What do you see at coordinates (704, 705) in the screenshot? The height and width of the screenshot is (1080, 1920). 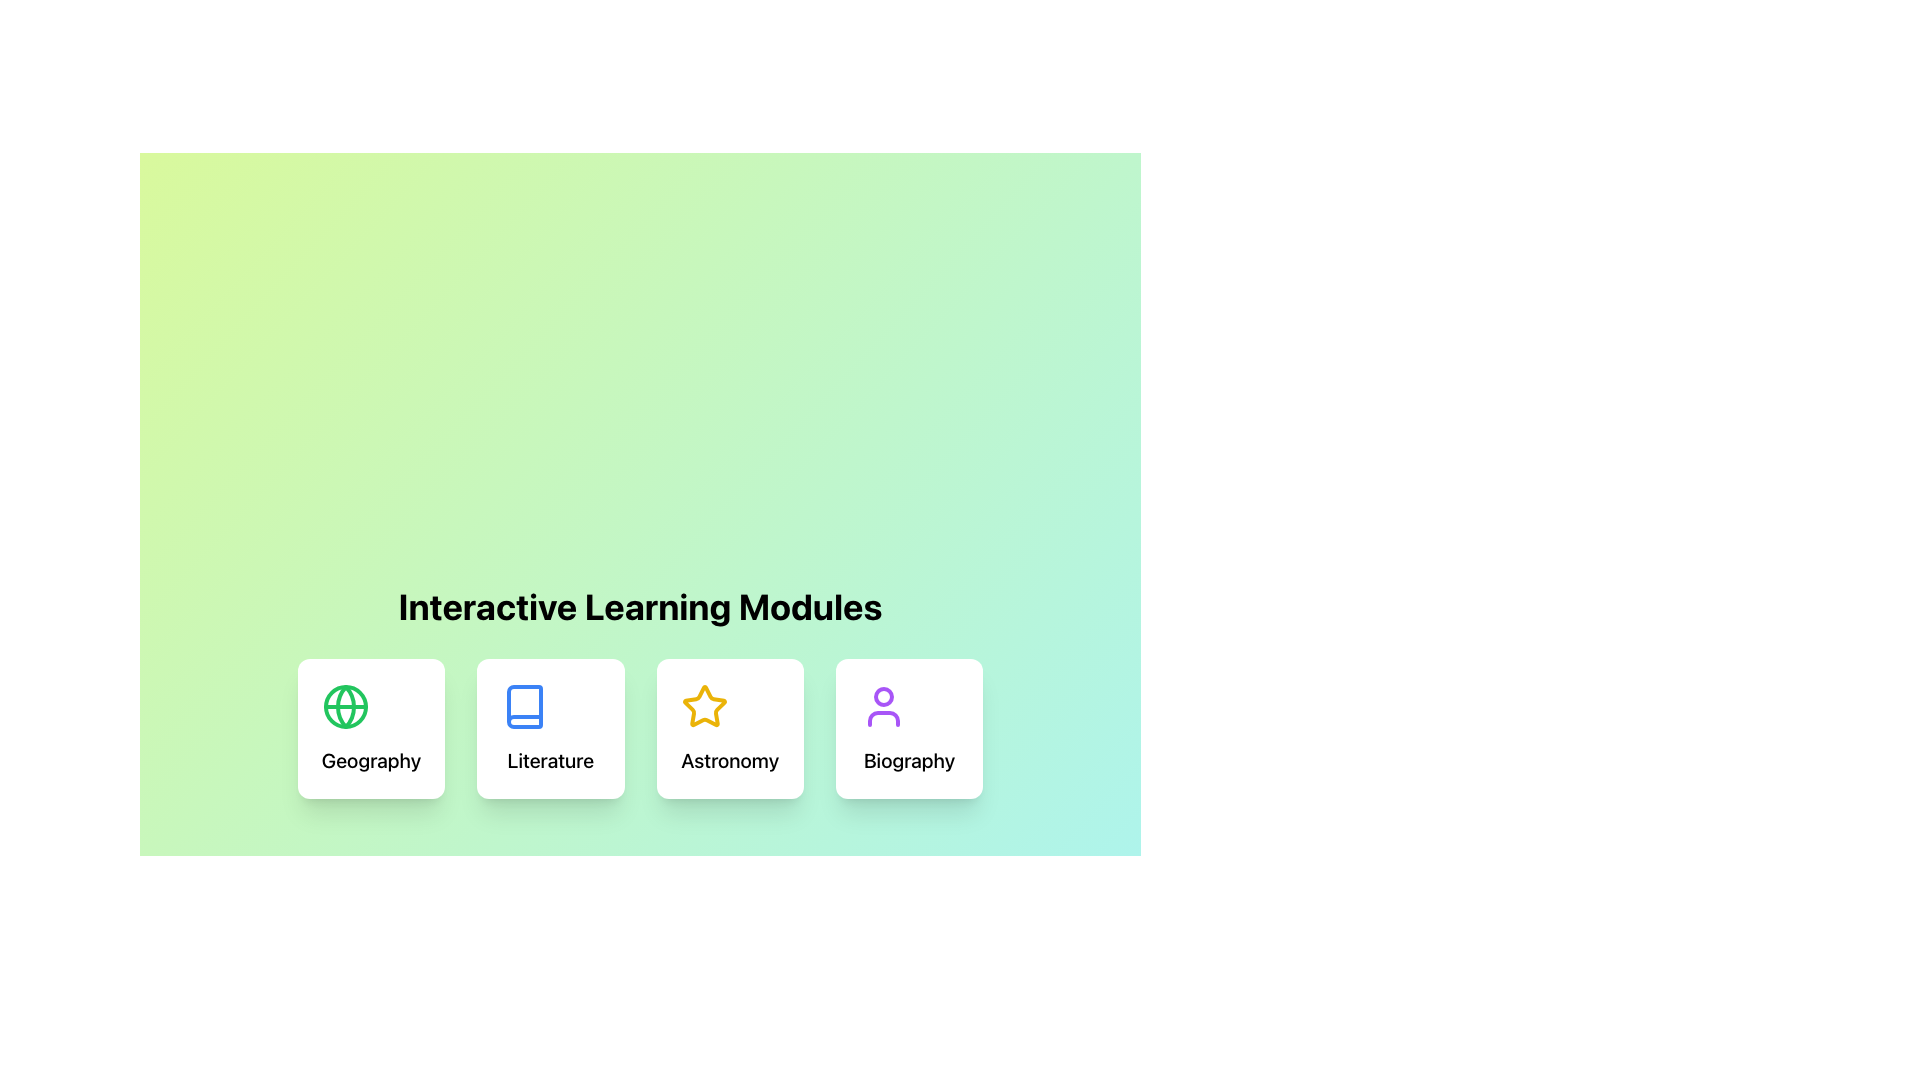 I see `the stylized star-shaped icon with a yellow stroke that is part of the Astronomy module, positioned third among four options in the interactive learning modules` at bounding box center [704, 705].